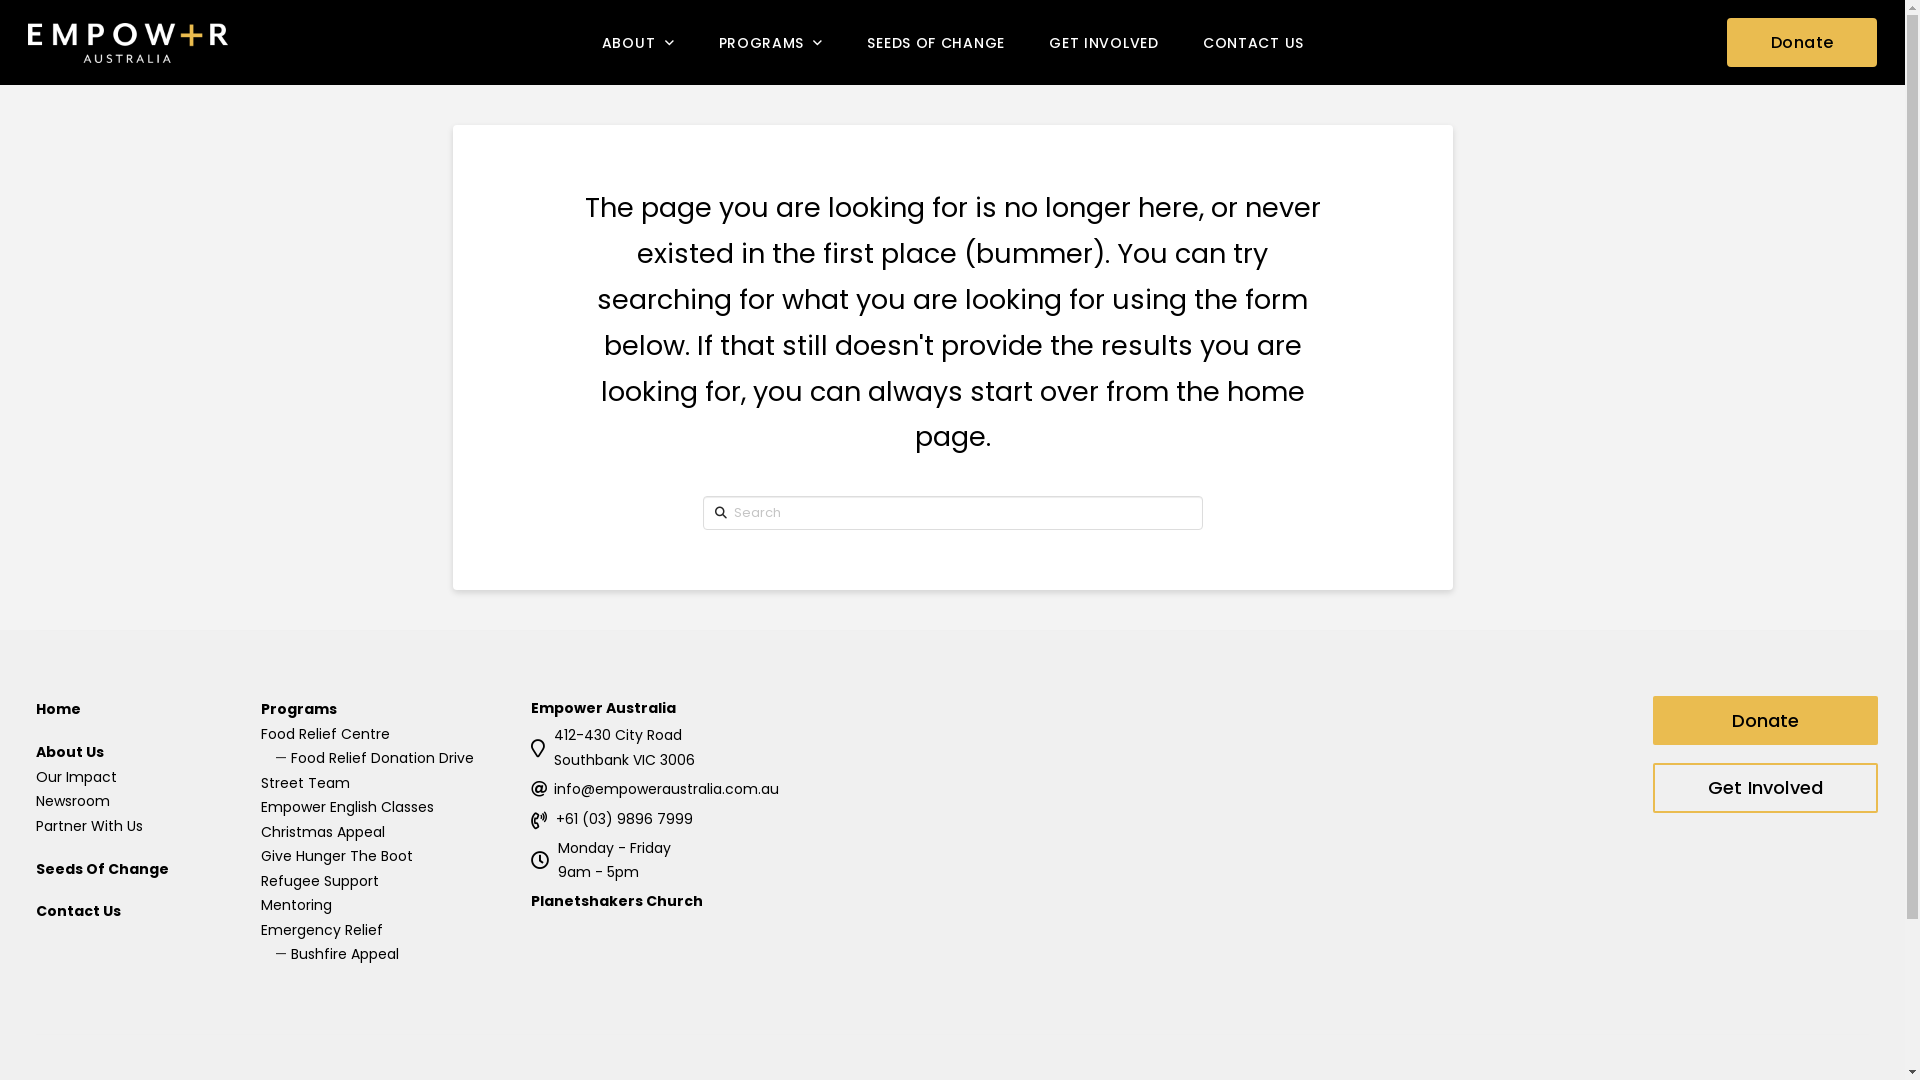 Image resolution: width=1920 pixels, height=1080 pixels. I want to click on 'ABOUT', so click(636, 42).